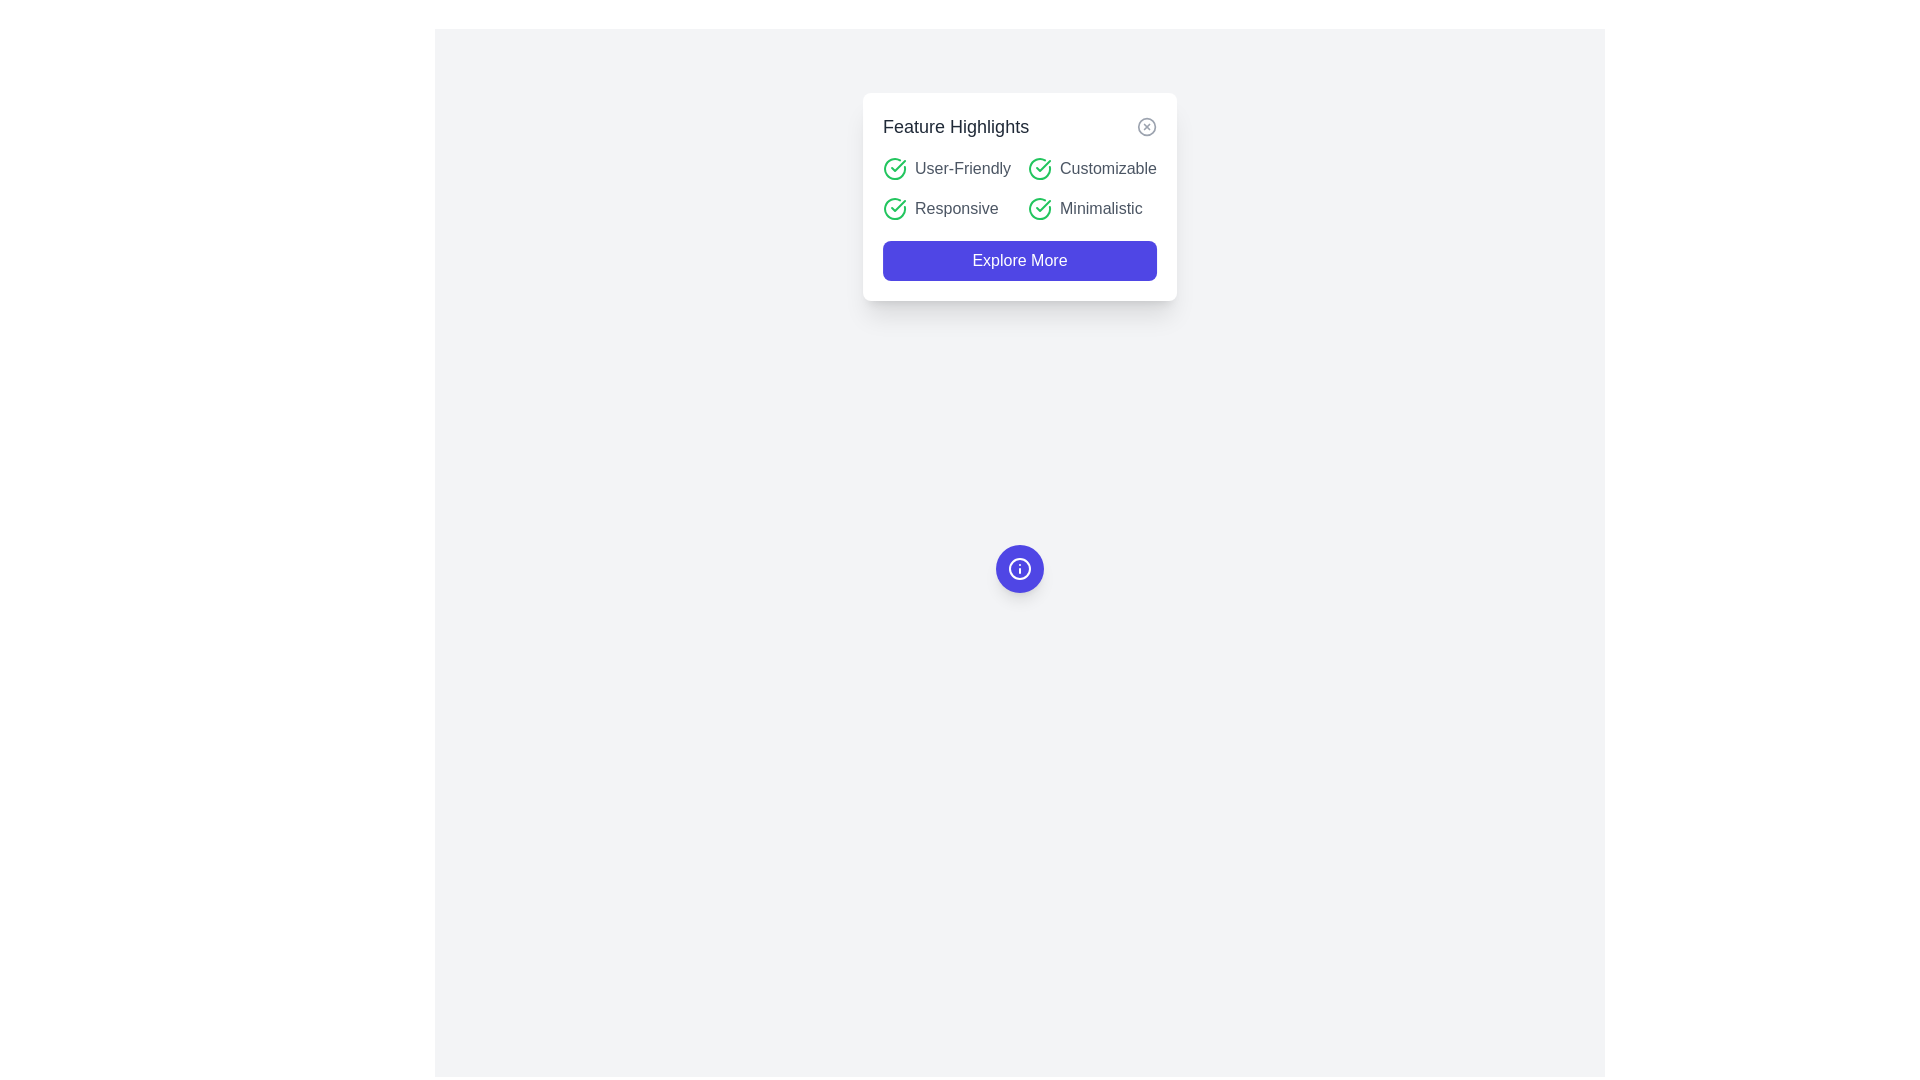  I want to click on the circular part of the SVG icon located at the top-right corner of the feature highlights card component, so click(1147, 127).